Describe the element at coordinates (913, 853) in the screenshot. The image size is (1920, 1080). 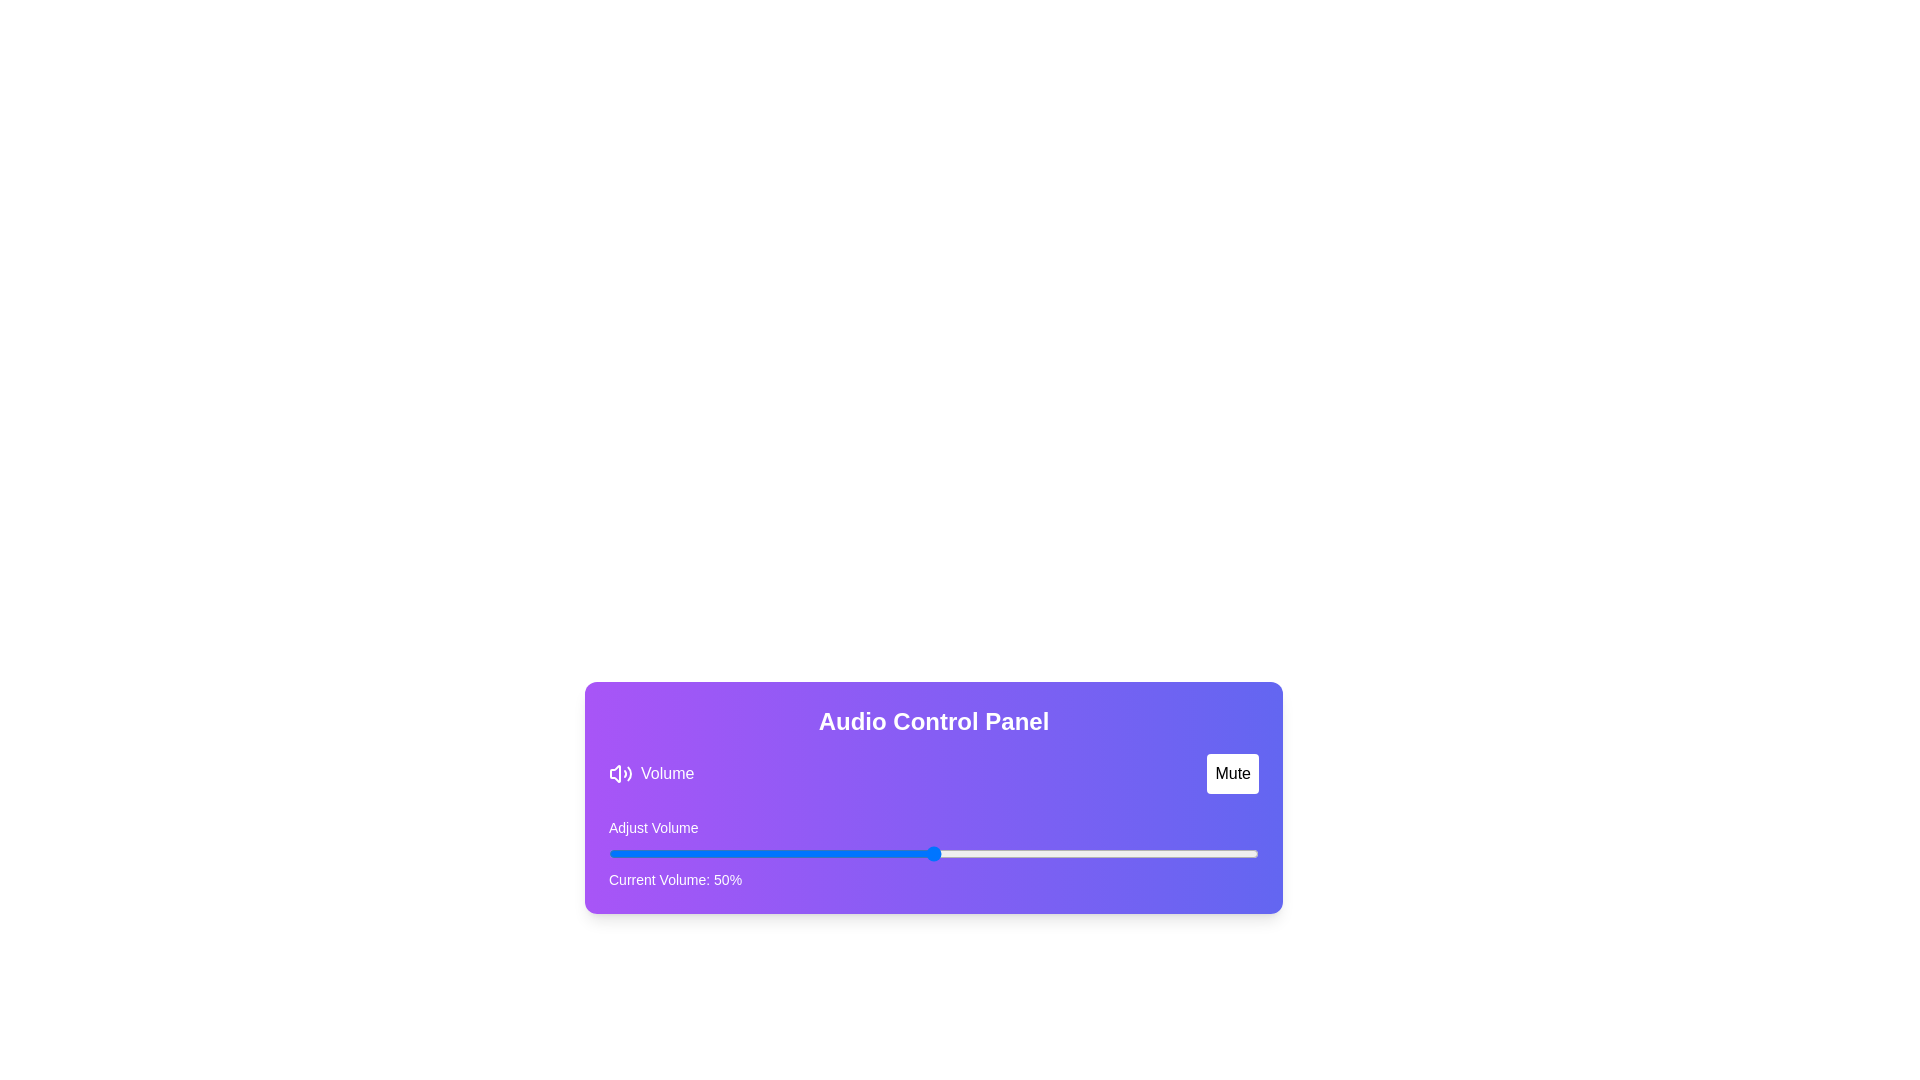
I see `the volume slider` at that location.